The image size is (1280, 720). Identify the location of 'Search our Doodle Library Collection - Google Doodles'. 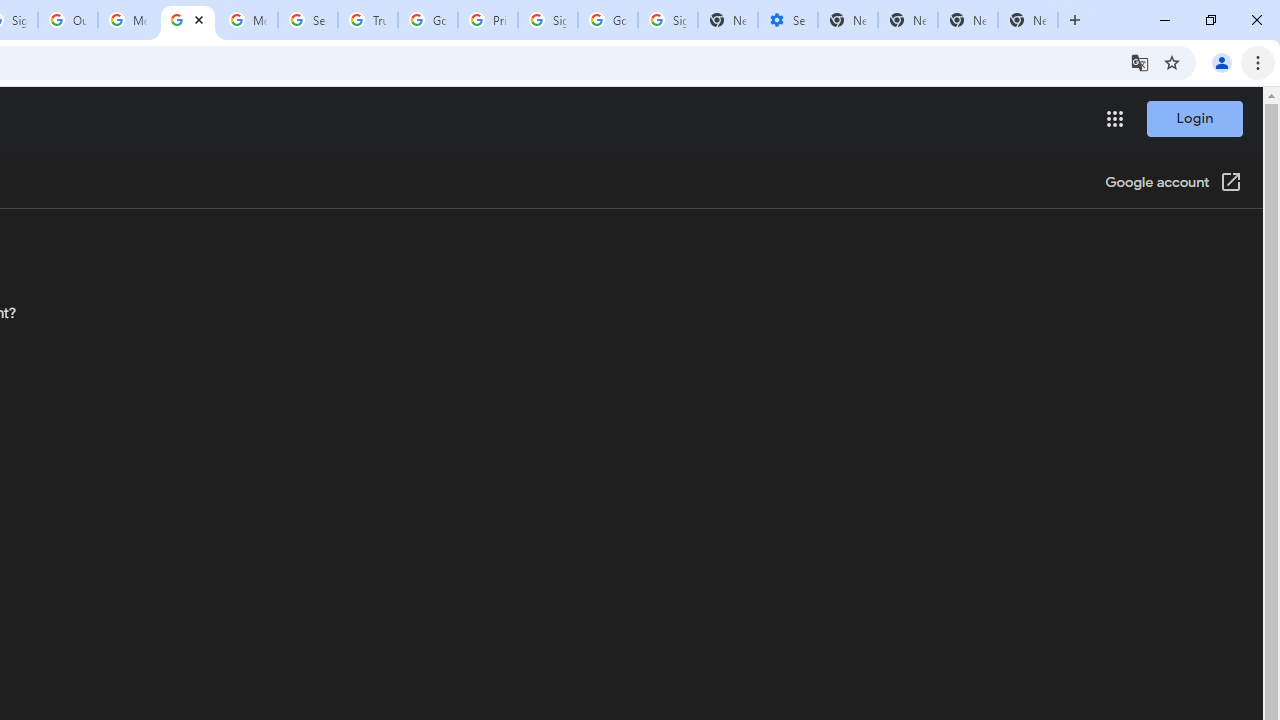
(306, 20).